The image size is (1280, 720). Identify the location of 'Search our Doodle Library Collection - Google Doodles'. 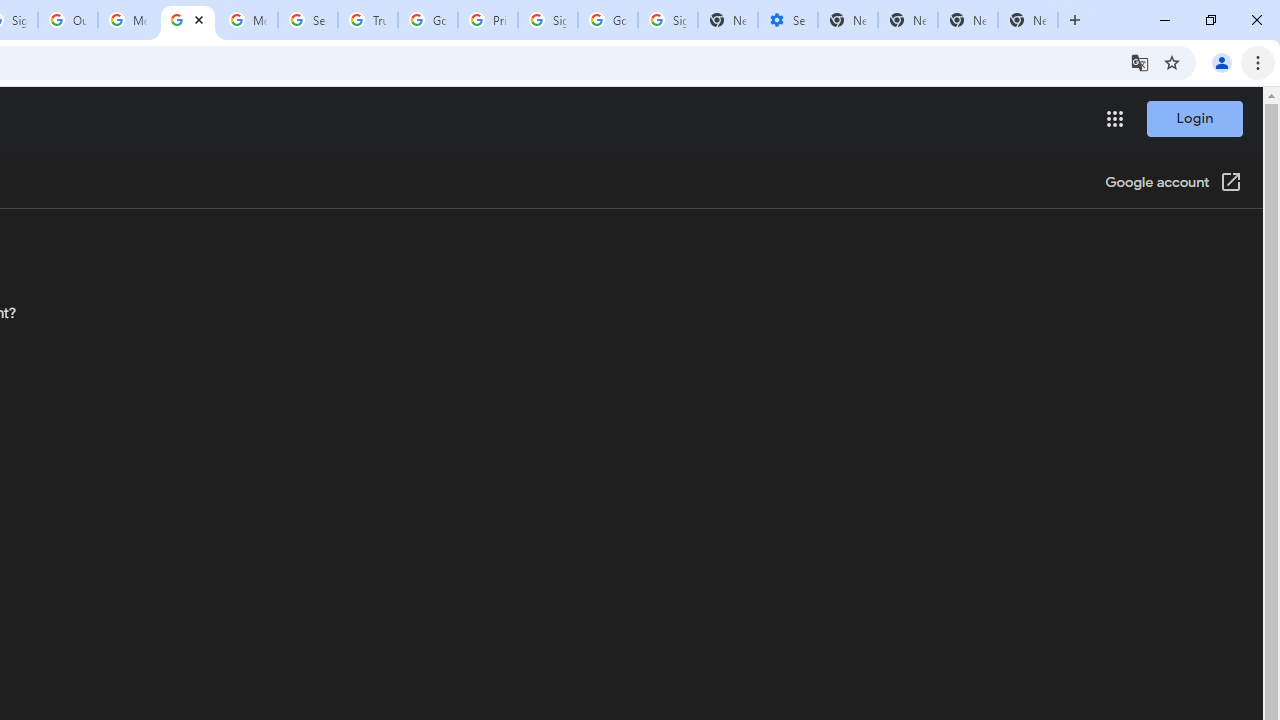
(306, 20).